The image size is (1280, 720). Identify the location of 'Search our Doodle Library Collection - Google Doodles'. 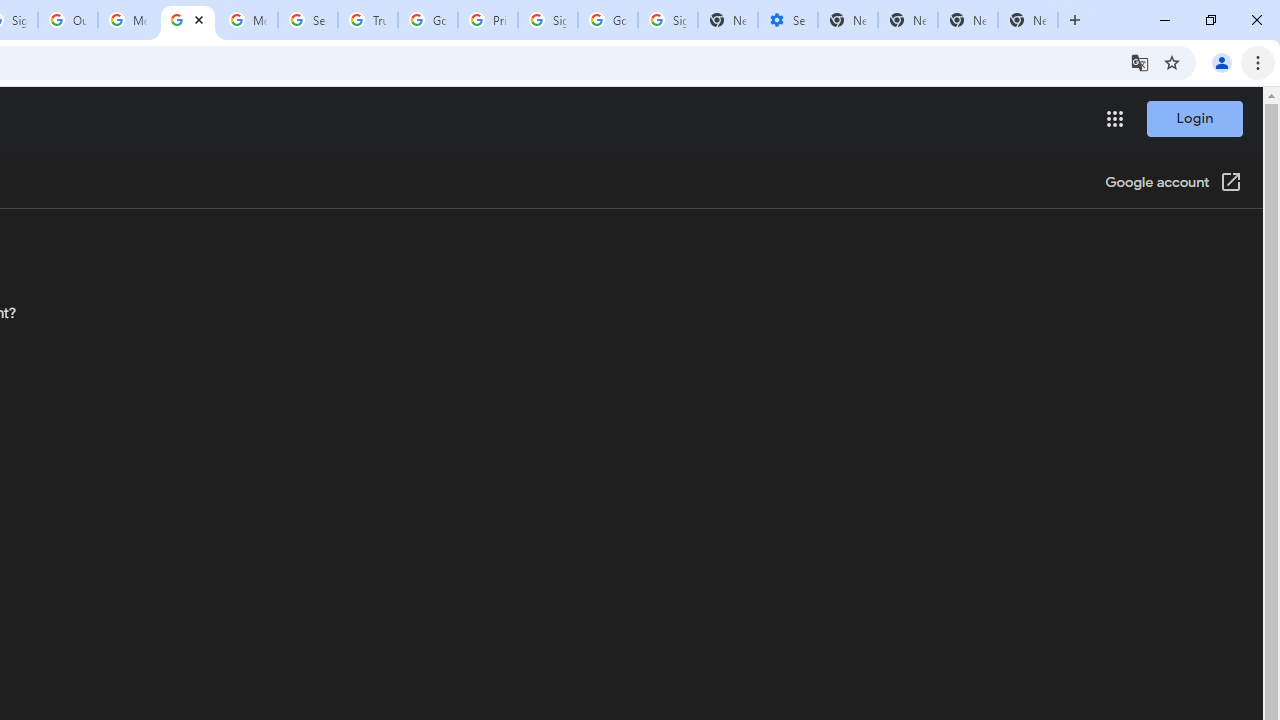
(306, 20).